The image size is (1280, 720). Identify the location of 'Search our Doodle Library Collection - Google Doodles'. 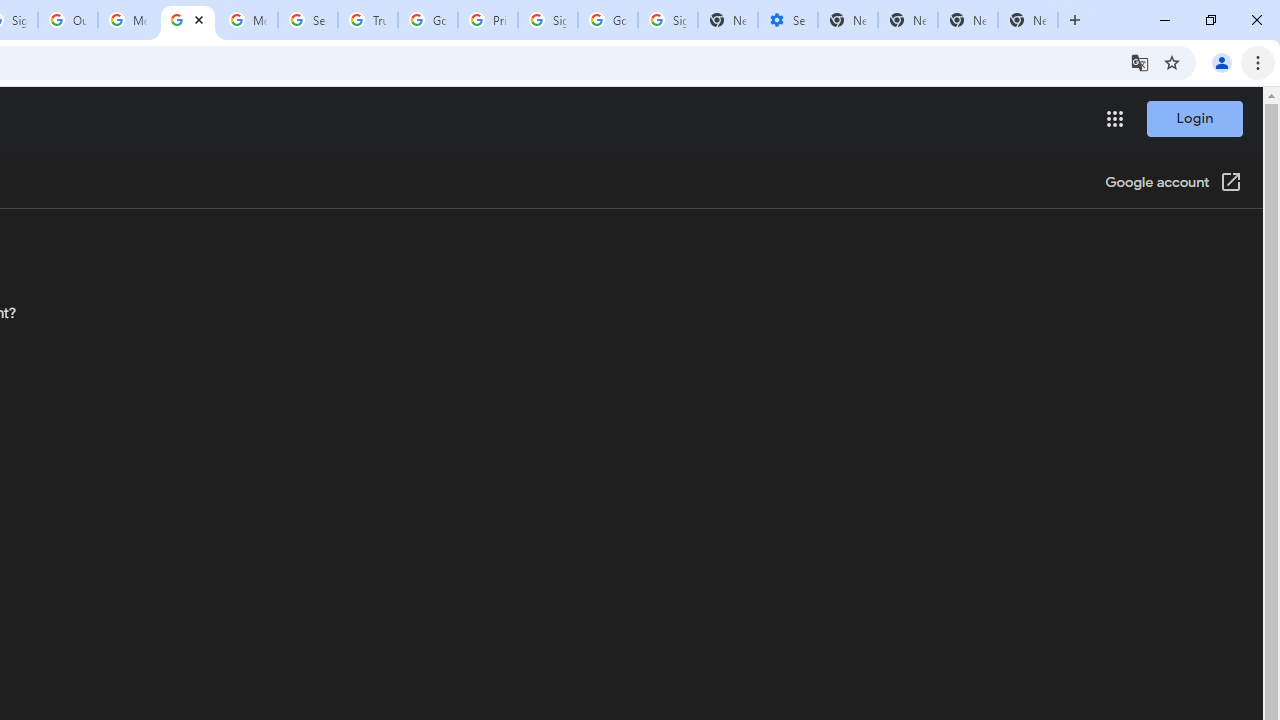
(306, 20).